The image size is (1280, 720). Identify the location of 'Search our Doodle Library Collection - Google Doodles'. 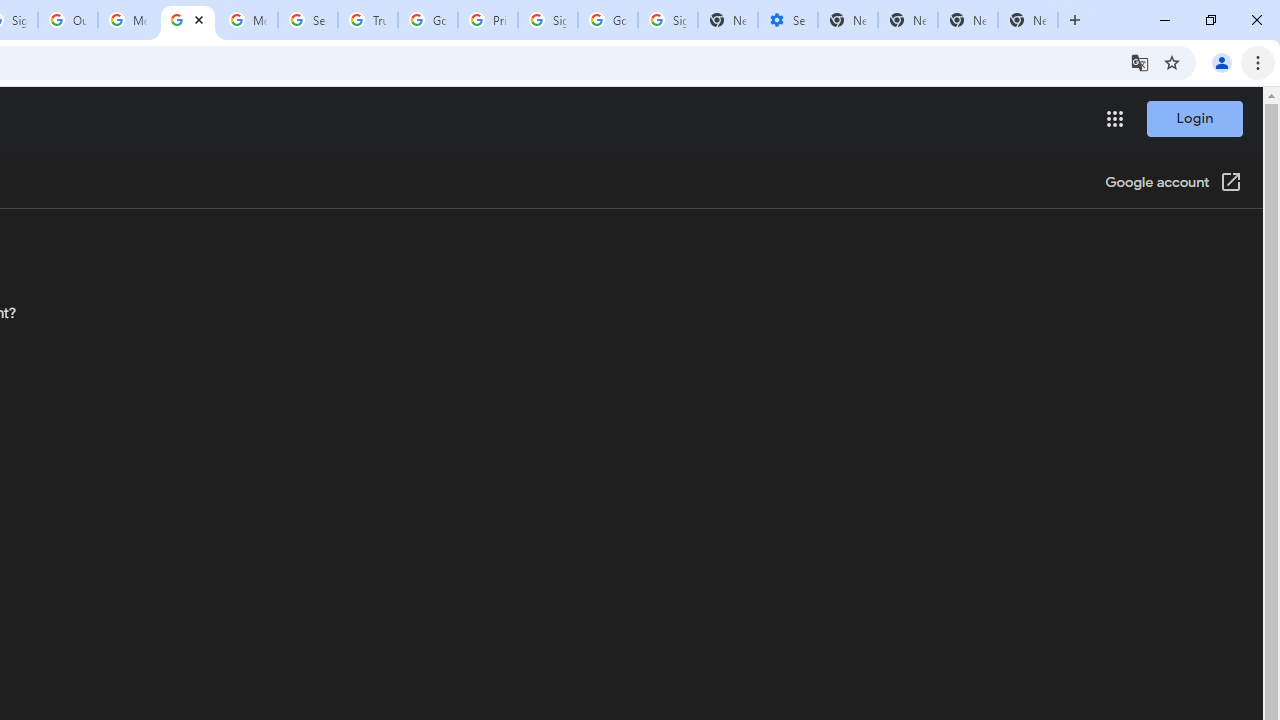
(306, 20).